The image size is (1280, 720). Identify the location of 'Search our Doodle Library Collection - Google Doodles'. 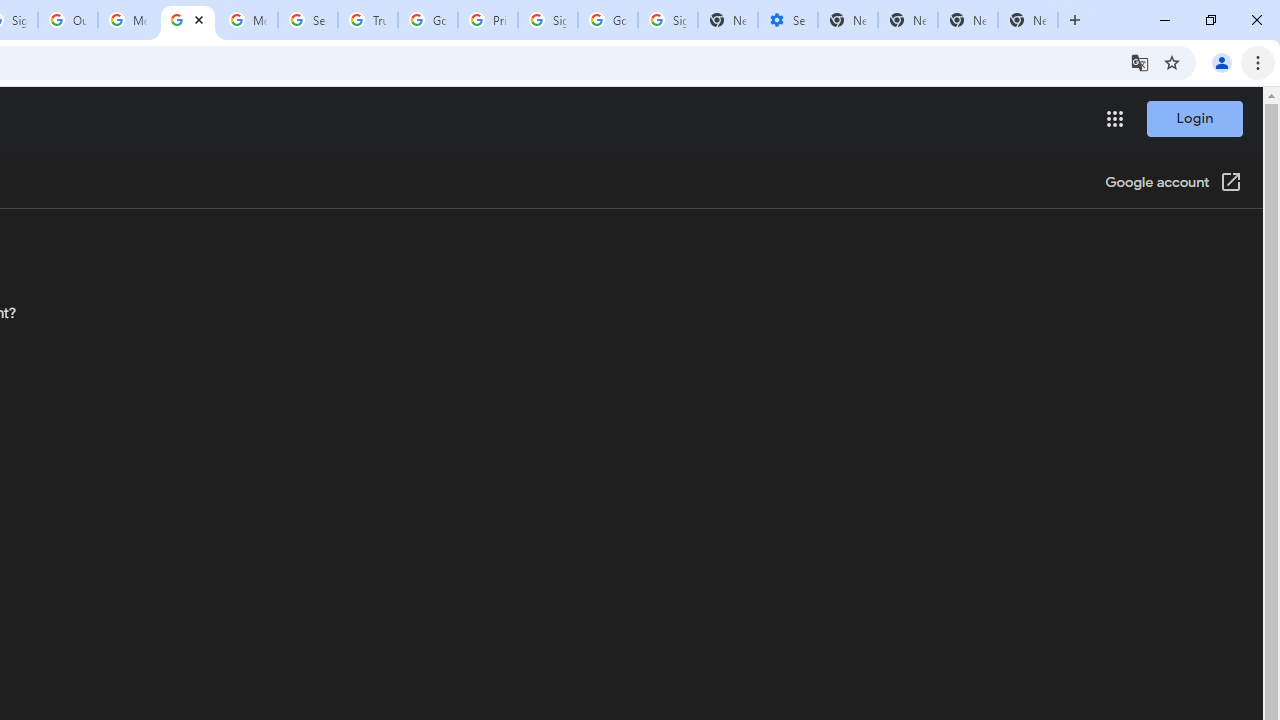
(306, 20).